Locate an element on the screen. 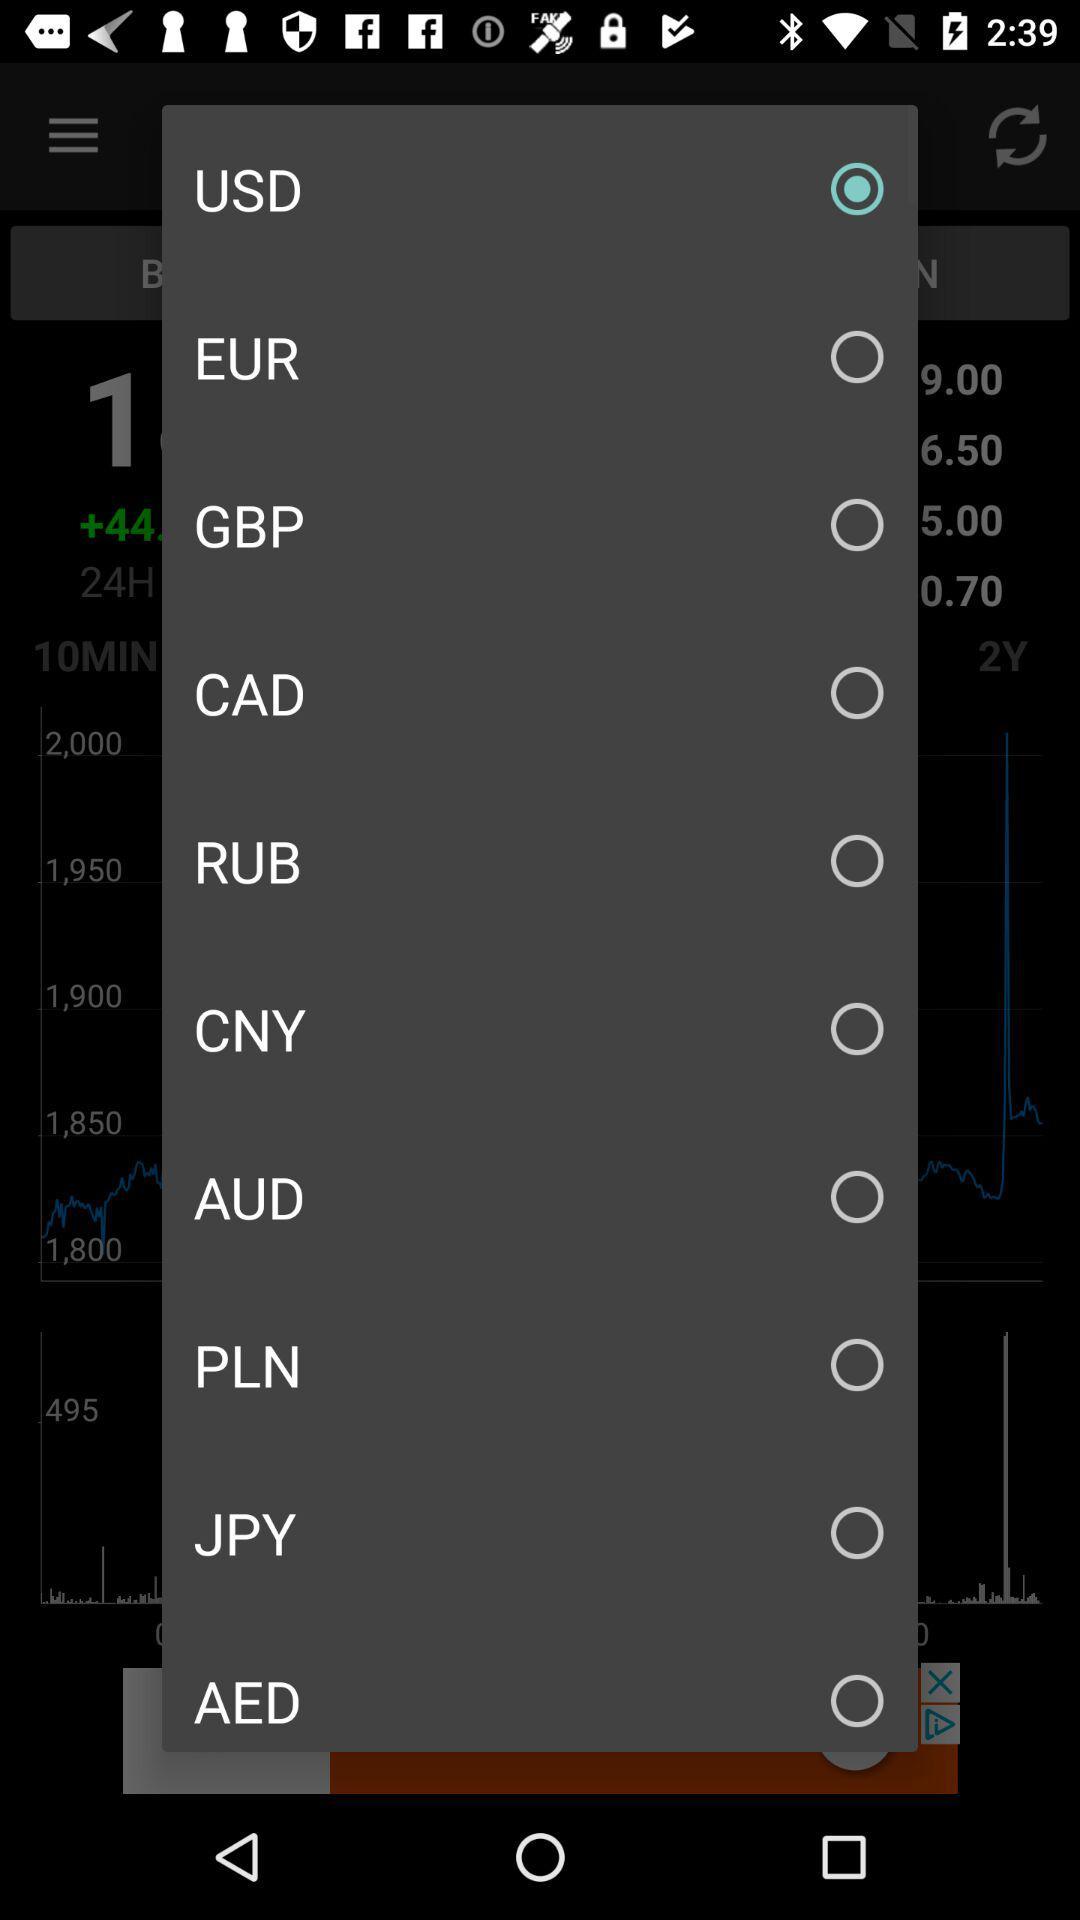 The image size is (1080, 1920). icon below gbp is located at coordinates (540, 692).